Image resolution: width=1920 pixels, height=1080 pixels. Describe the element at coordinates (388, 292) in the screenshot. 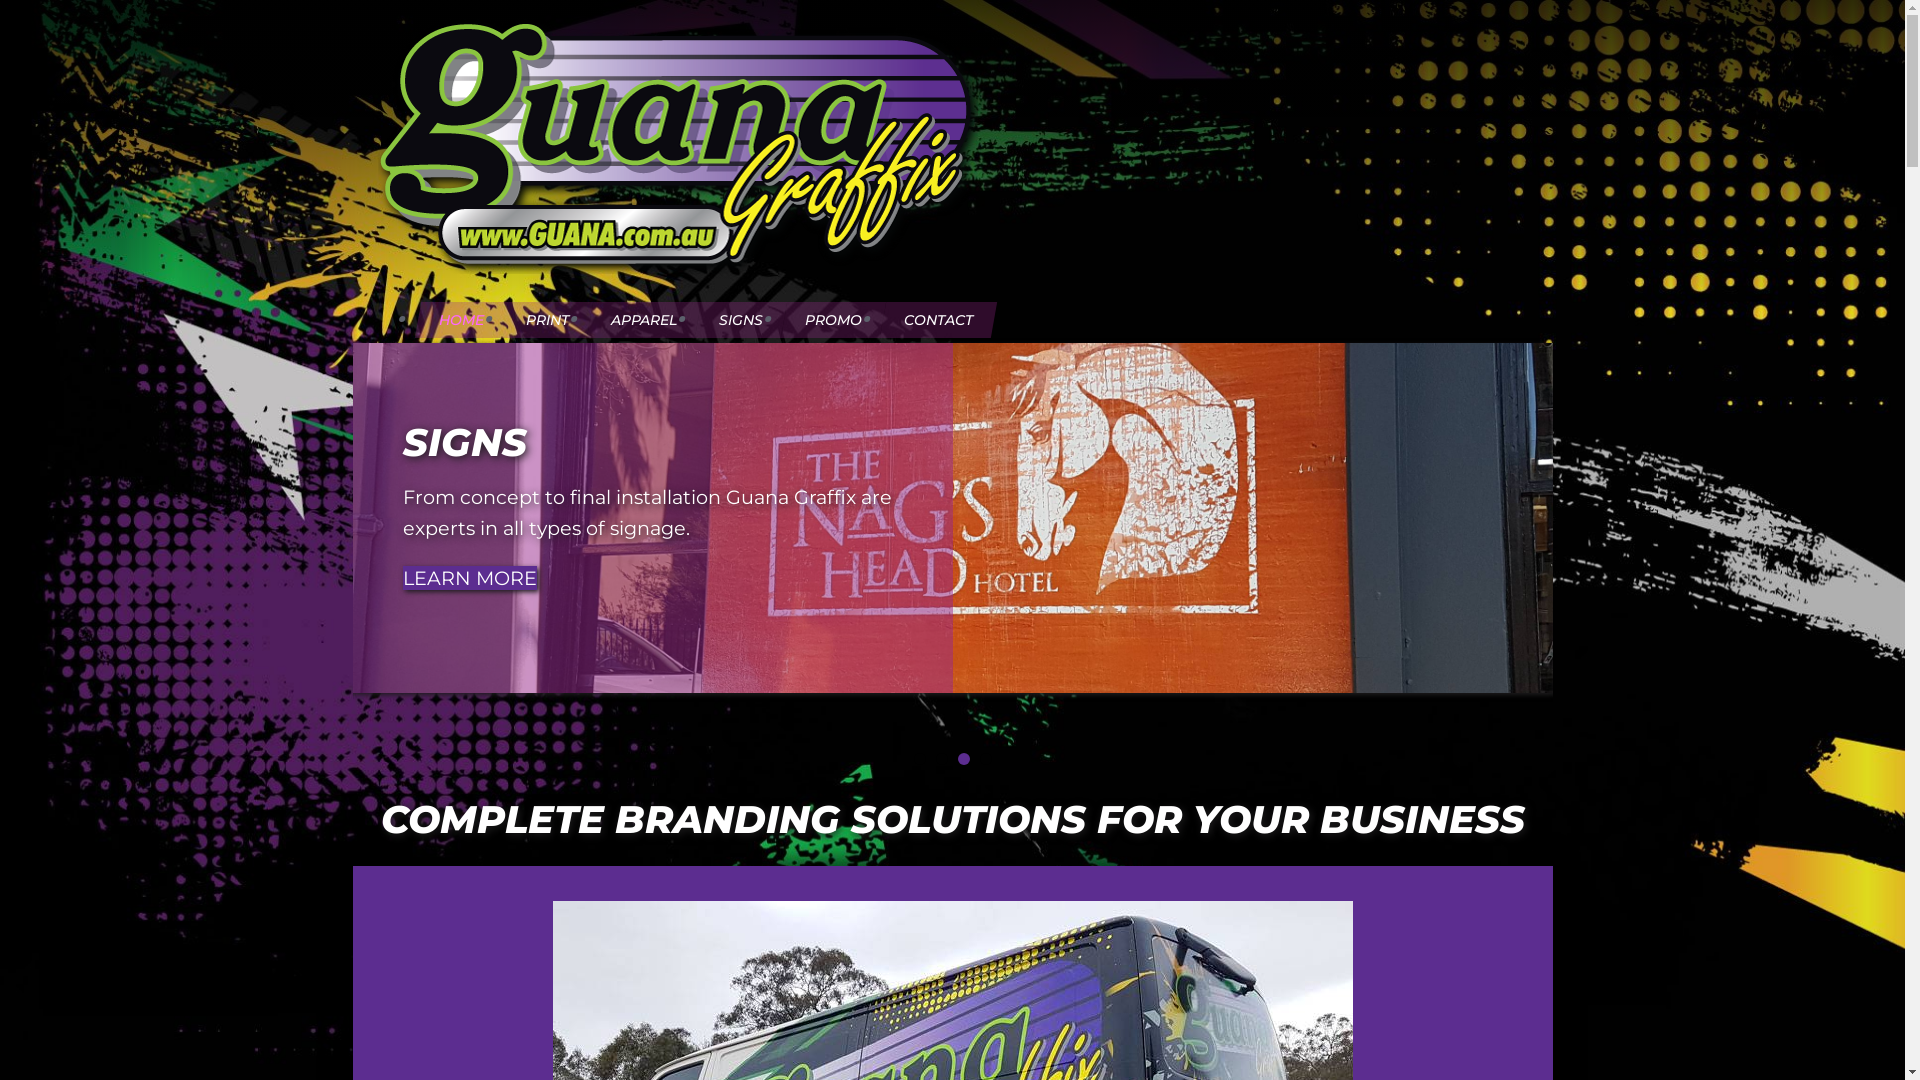

I see `'on'` at that location.